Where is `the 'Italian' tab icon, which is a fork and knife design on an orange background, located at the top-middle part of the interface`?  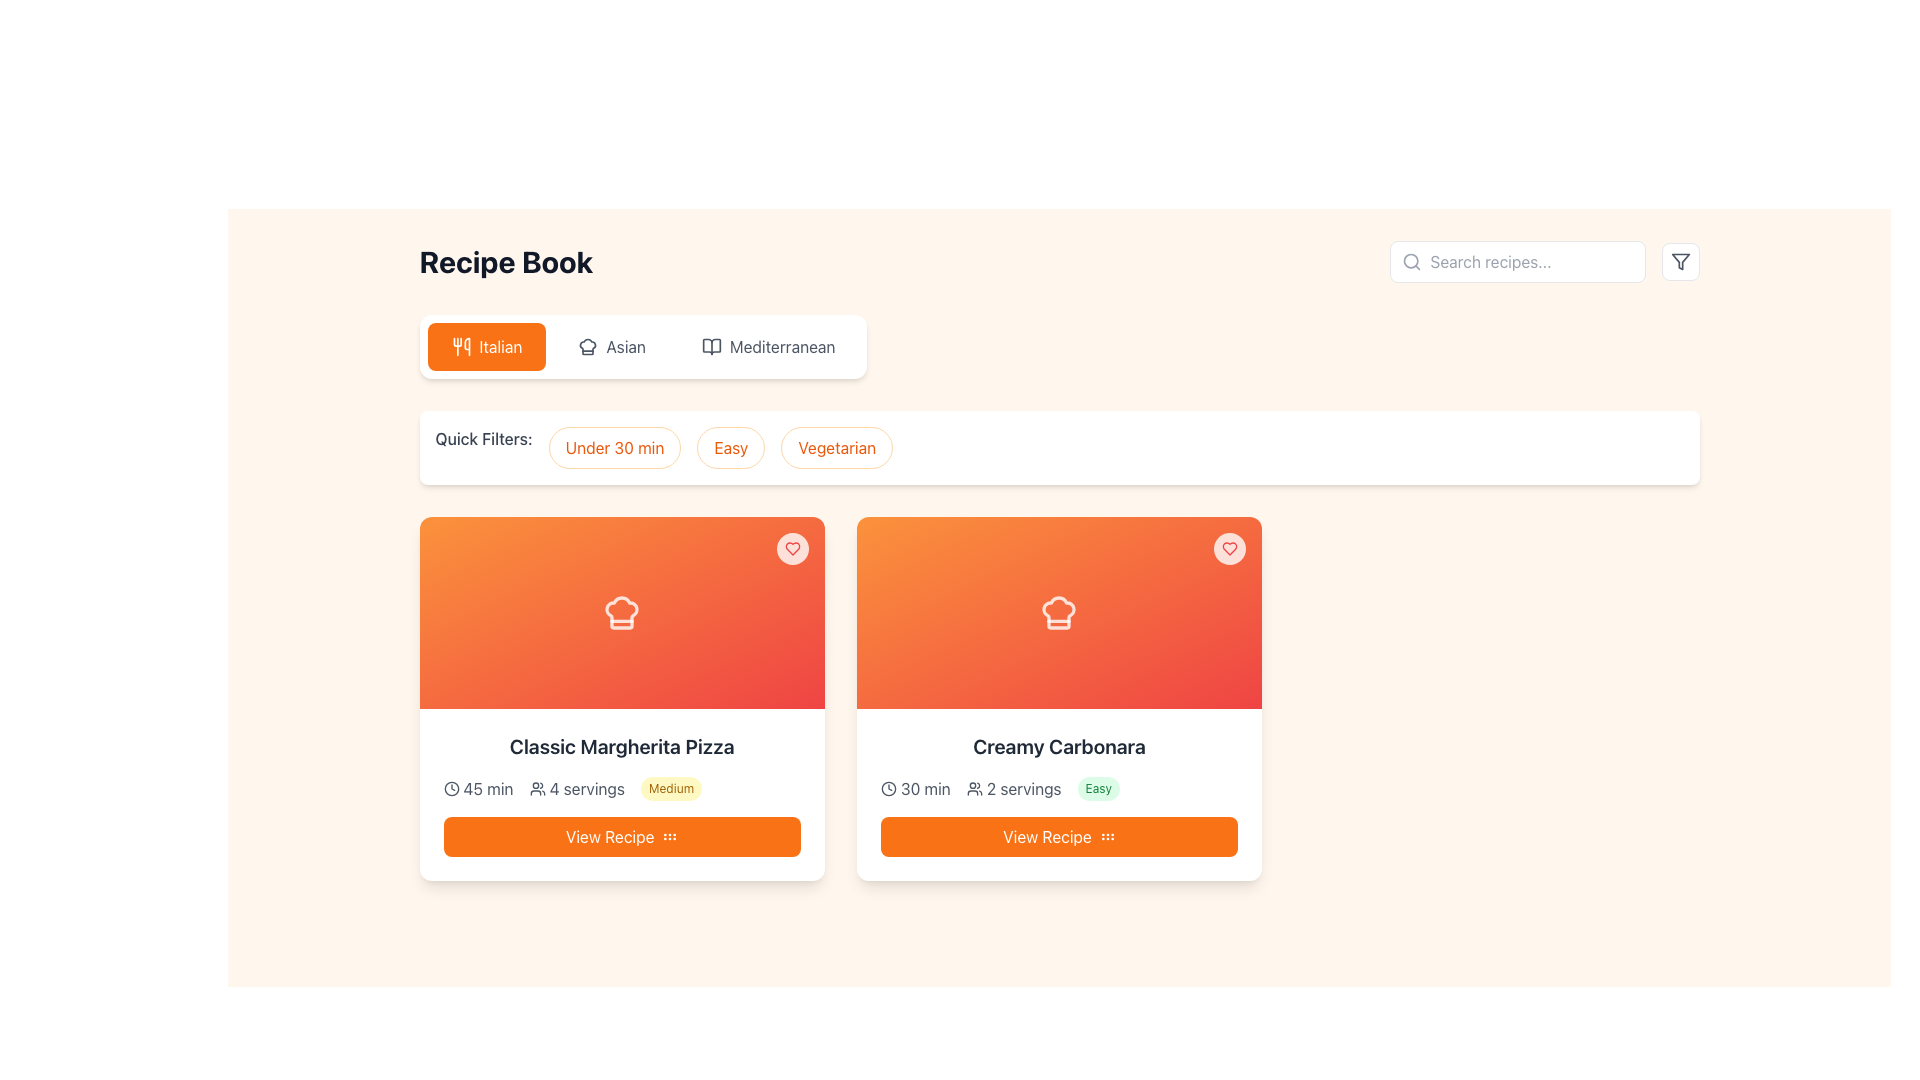
the 'Italian' tab icon, which is a fork and knife design on an orange background, located at the top-middle part of the interface is located at coordinates (465, 346).